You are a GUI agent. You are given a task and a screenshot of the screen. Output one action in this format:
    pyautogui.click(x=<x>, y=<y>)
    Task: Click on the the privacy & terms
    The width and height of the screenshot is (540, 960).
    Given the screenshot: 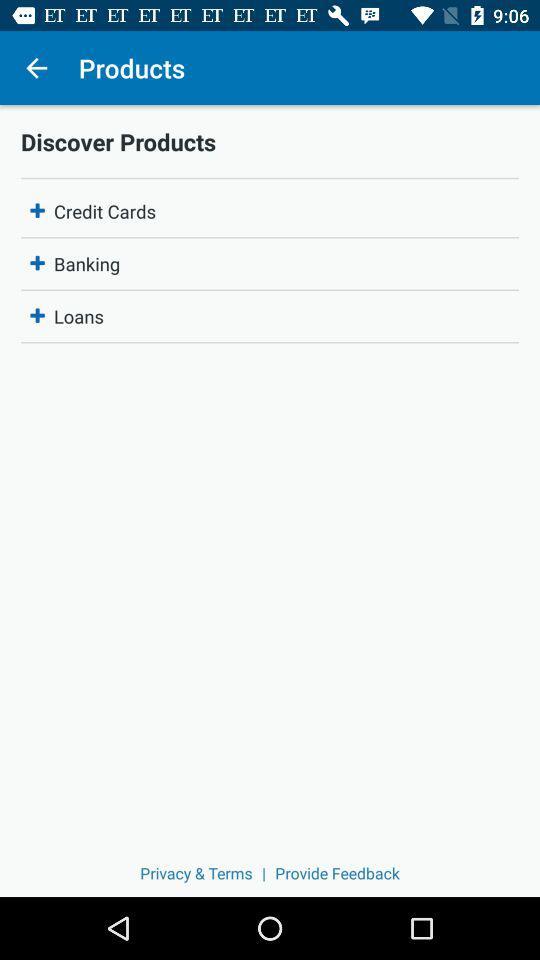 What is the action you would take?
    pyautogui.click(x=196, y=872)
    